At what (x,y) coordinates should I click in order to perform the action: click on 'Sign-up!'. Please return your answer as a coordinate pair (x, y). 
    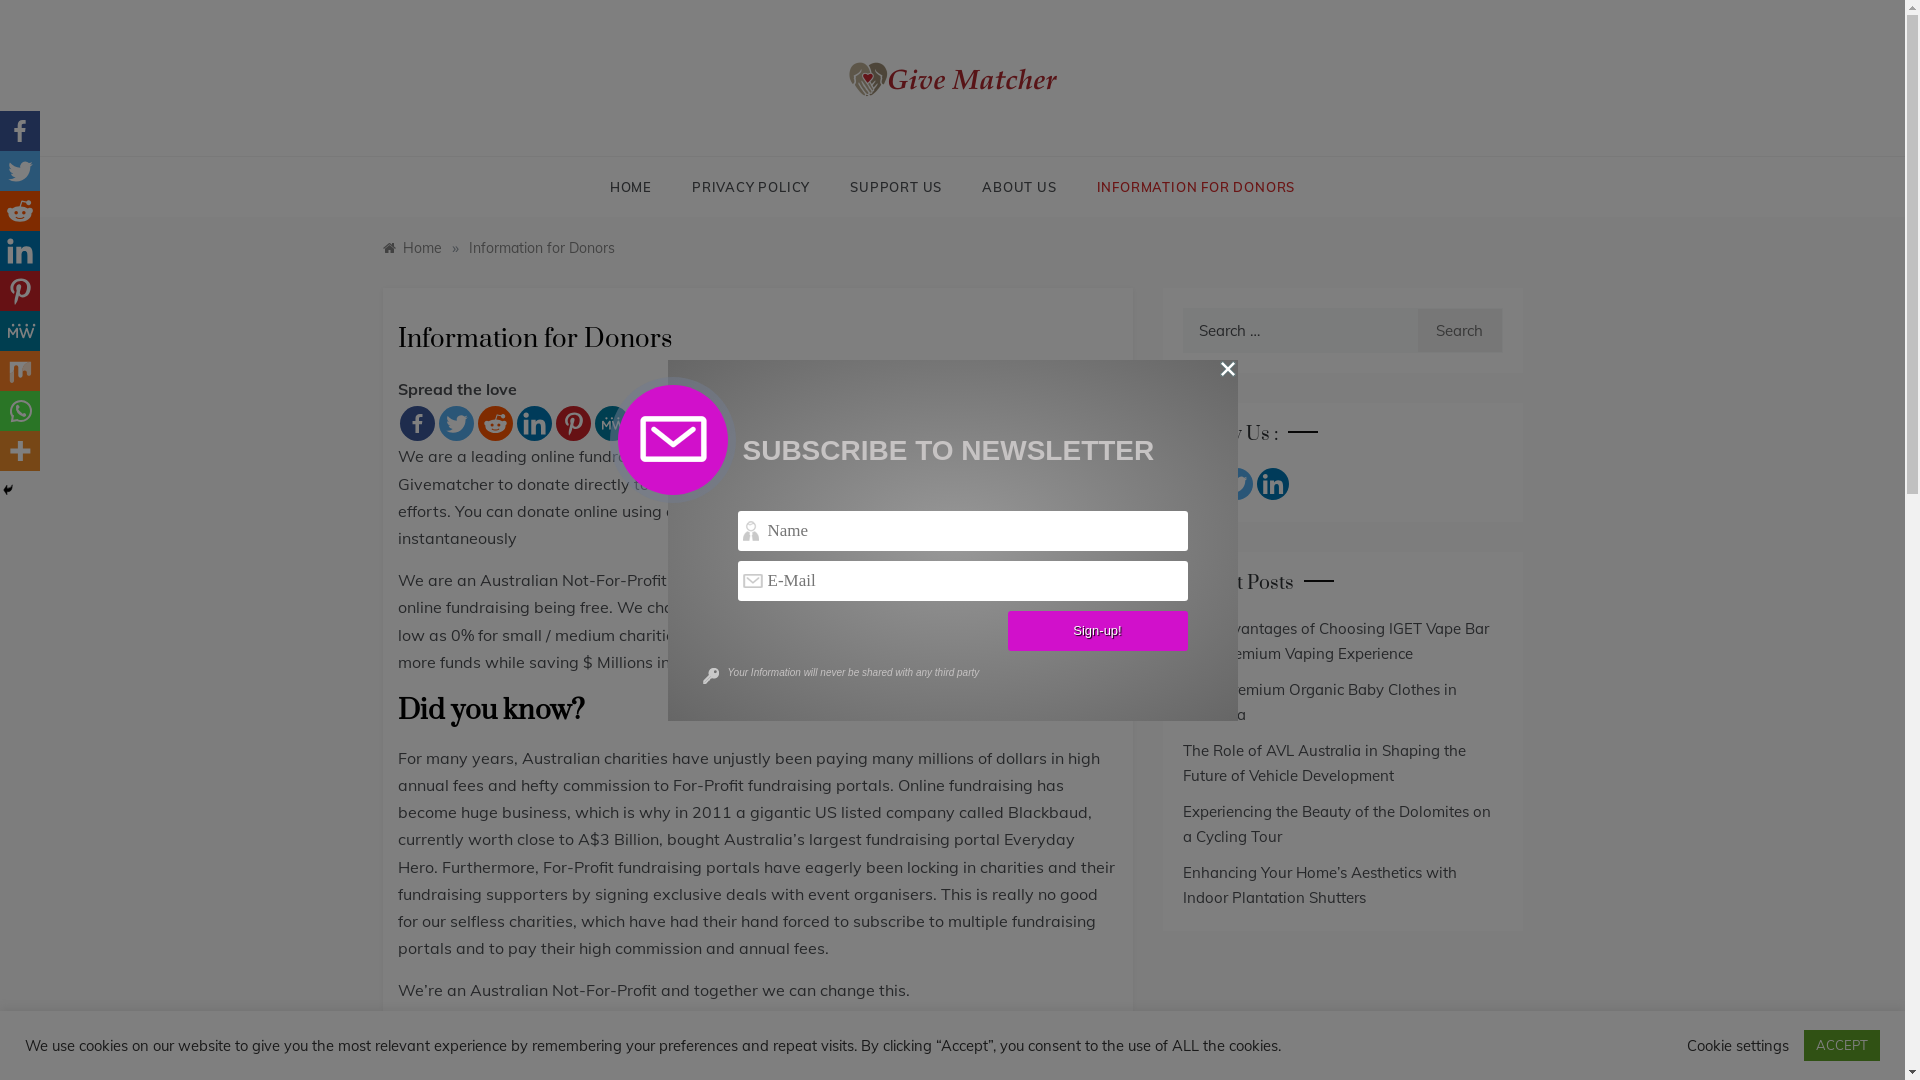
    Looking at the image, I should click on (1097, 628).